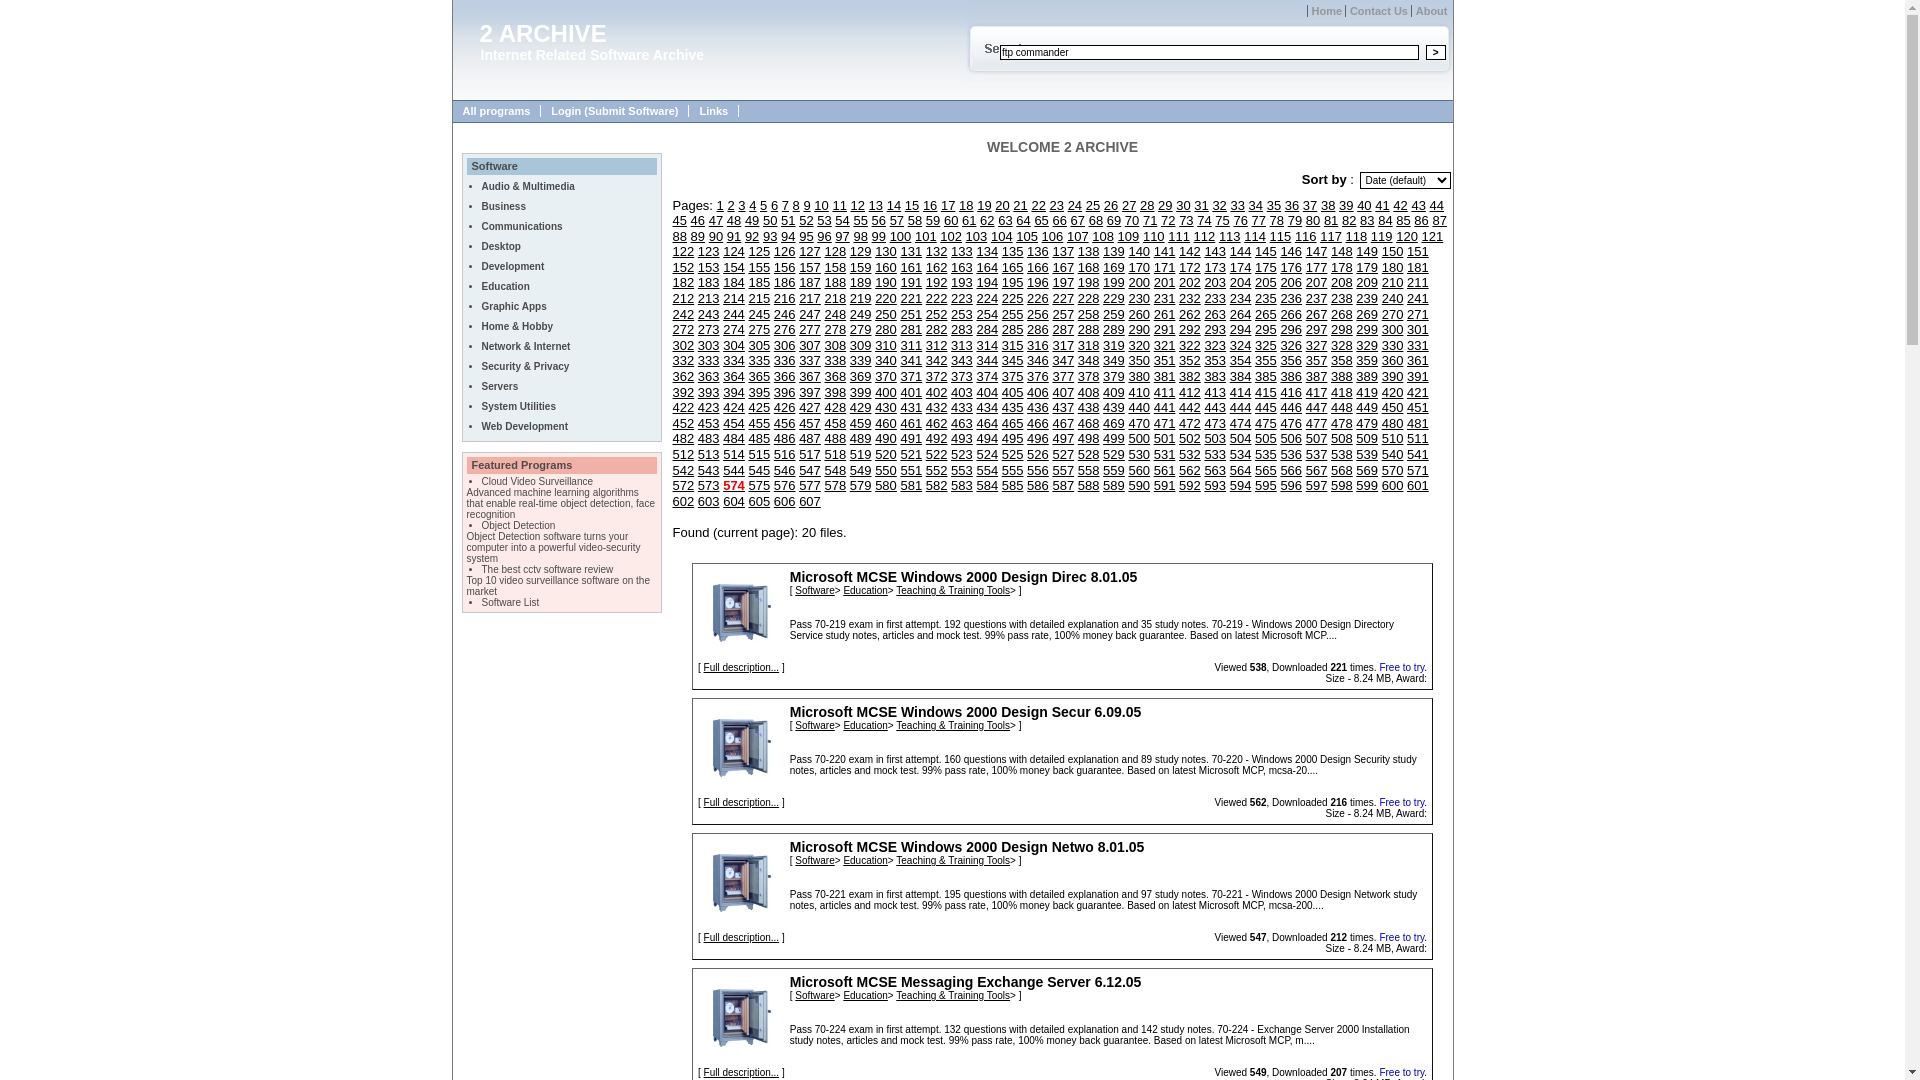  I want to click on '485', so click(757, 437).